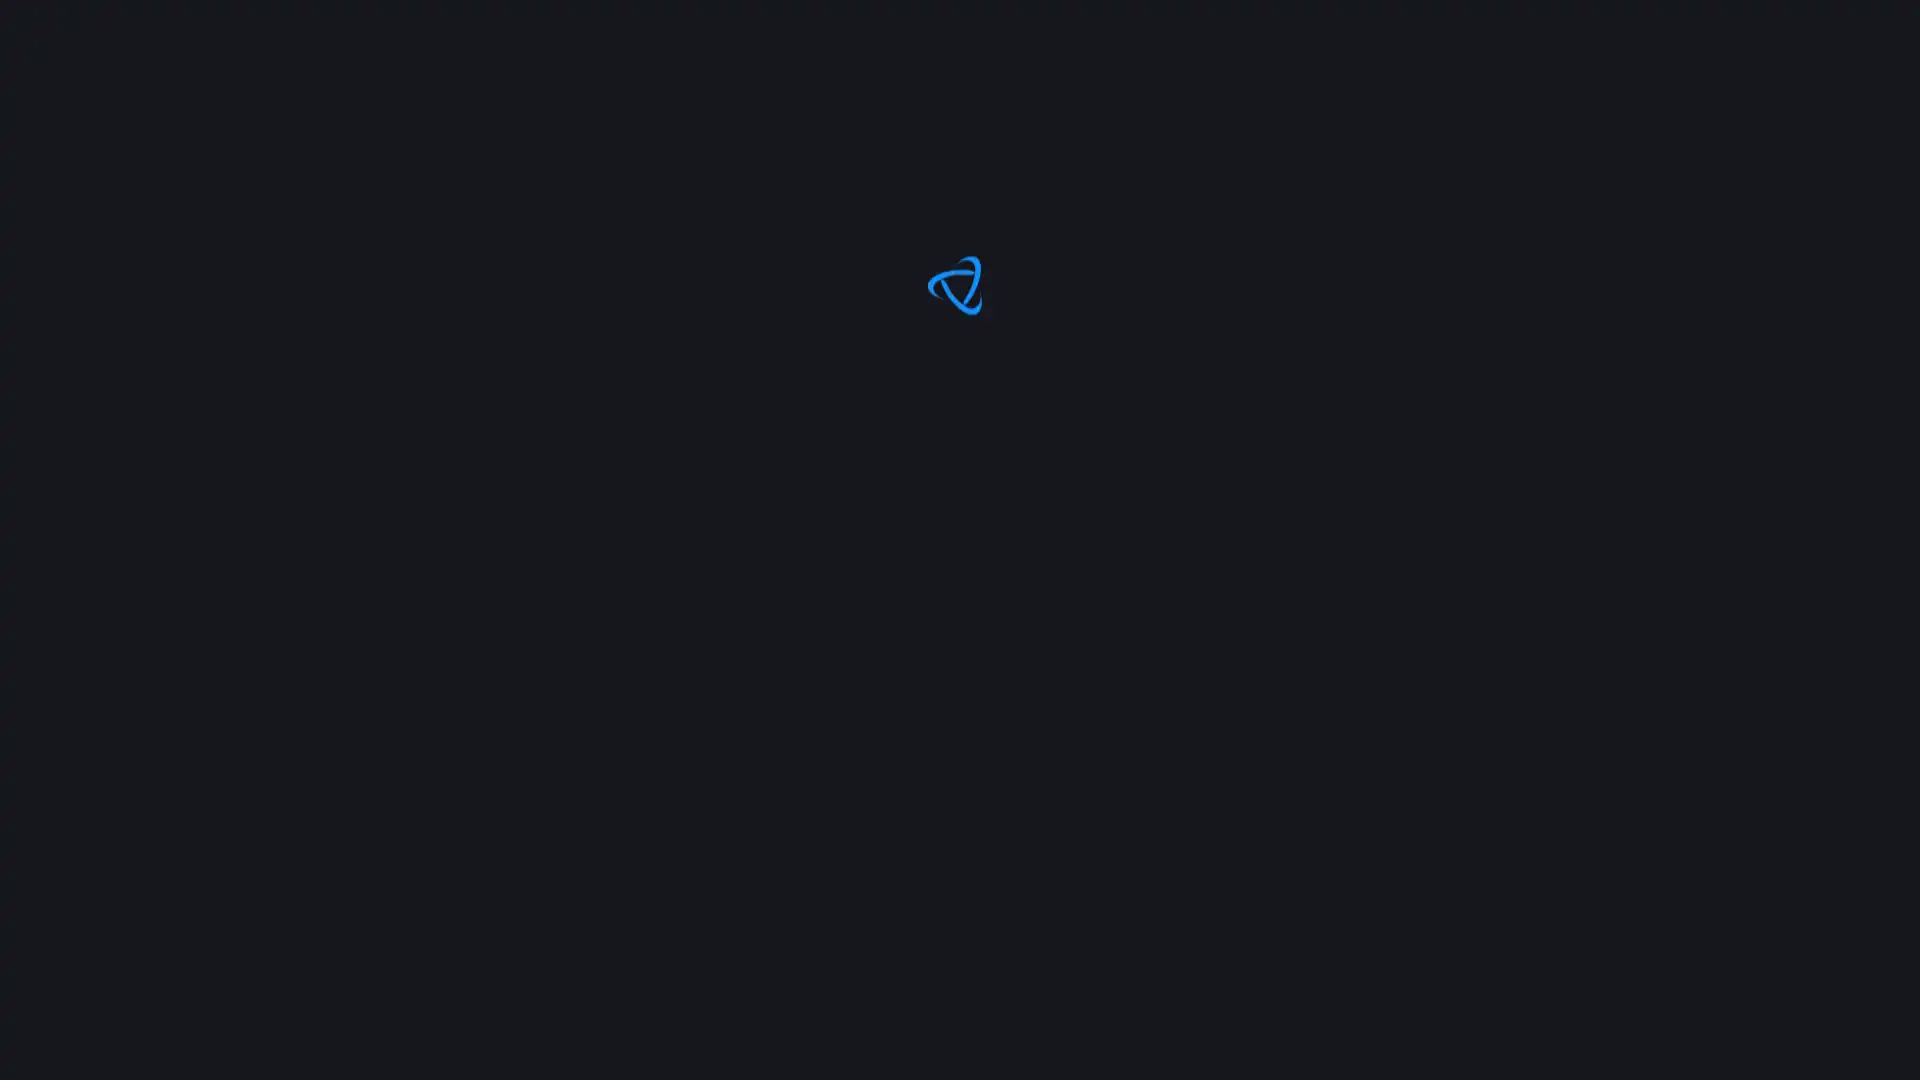 This screenshot has width=1920, height=1080. What do you see at coordinates (1659, 112) in the screenshot?
I see `Battle.net Balance` at bounding box center [1659, 112].